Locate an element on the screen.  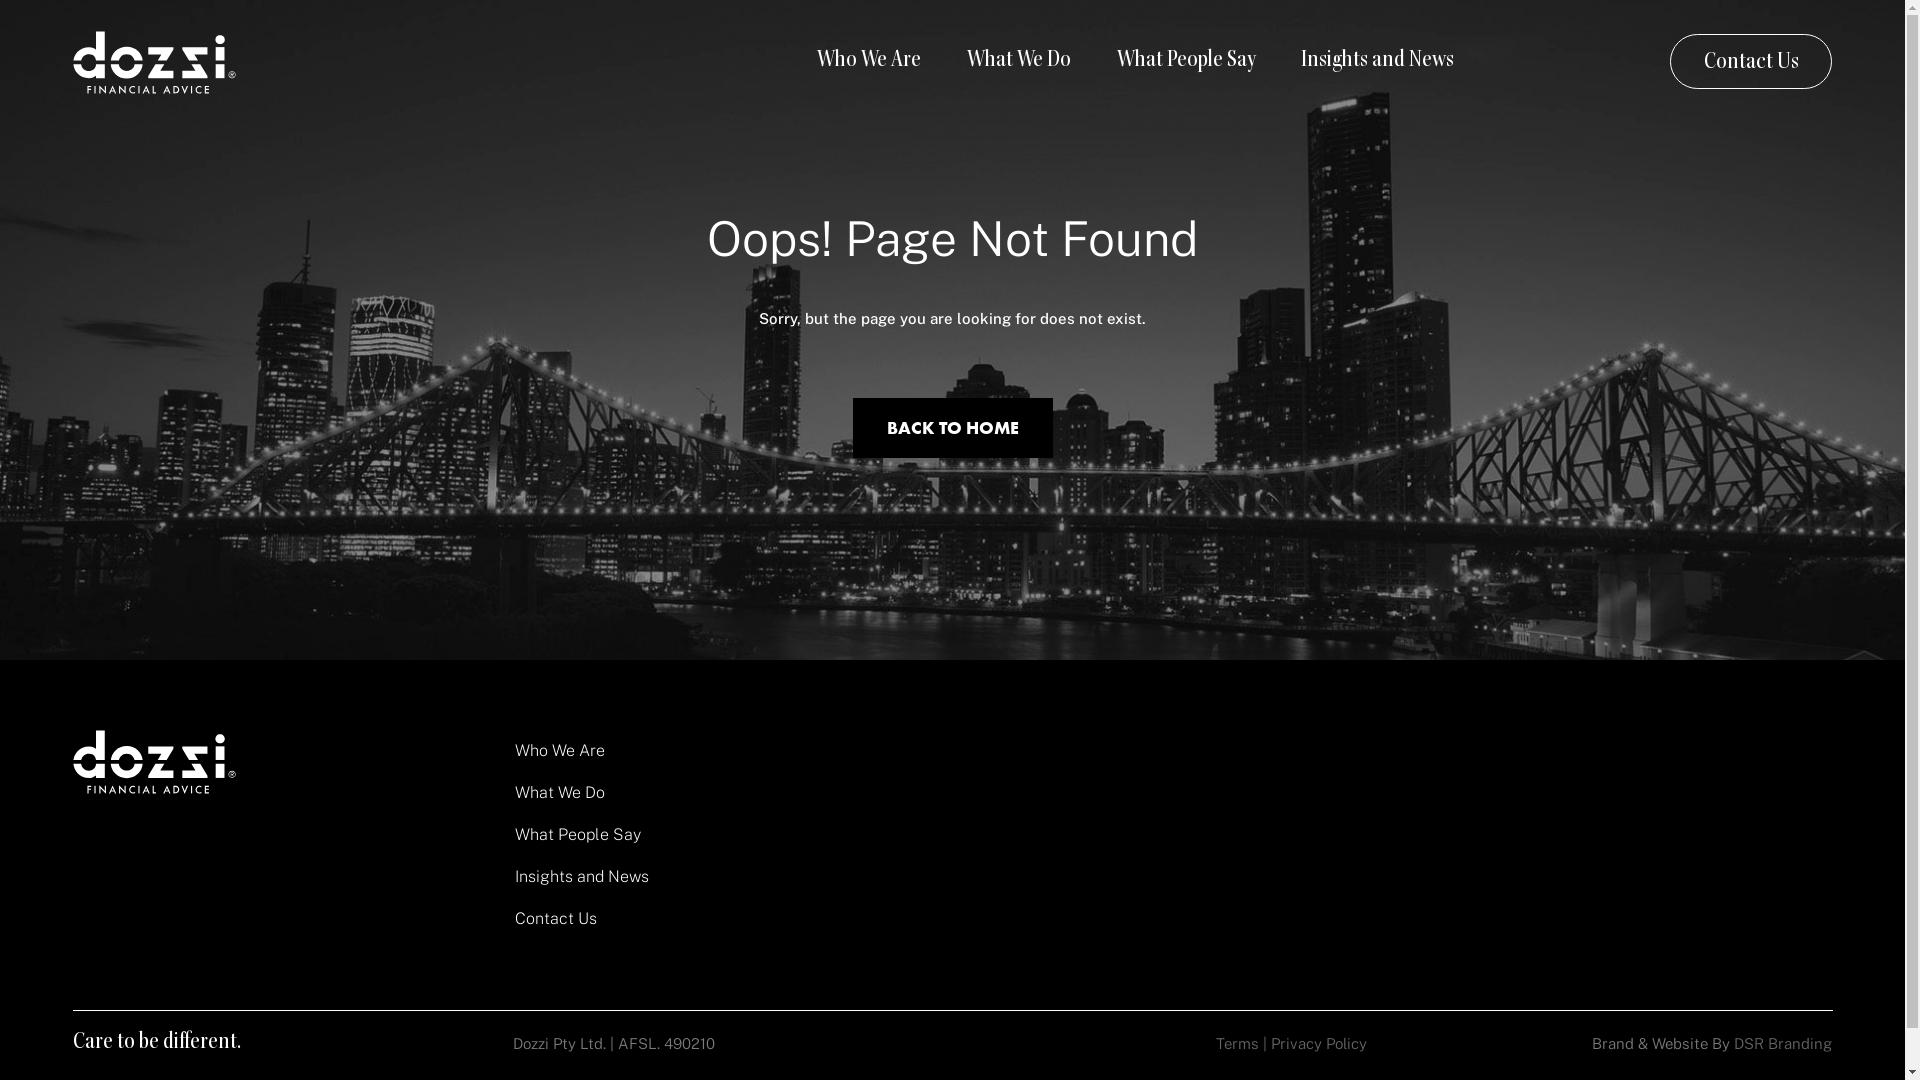
'Privacy Policy' is located at coordinates (1319, 1042).